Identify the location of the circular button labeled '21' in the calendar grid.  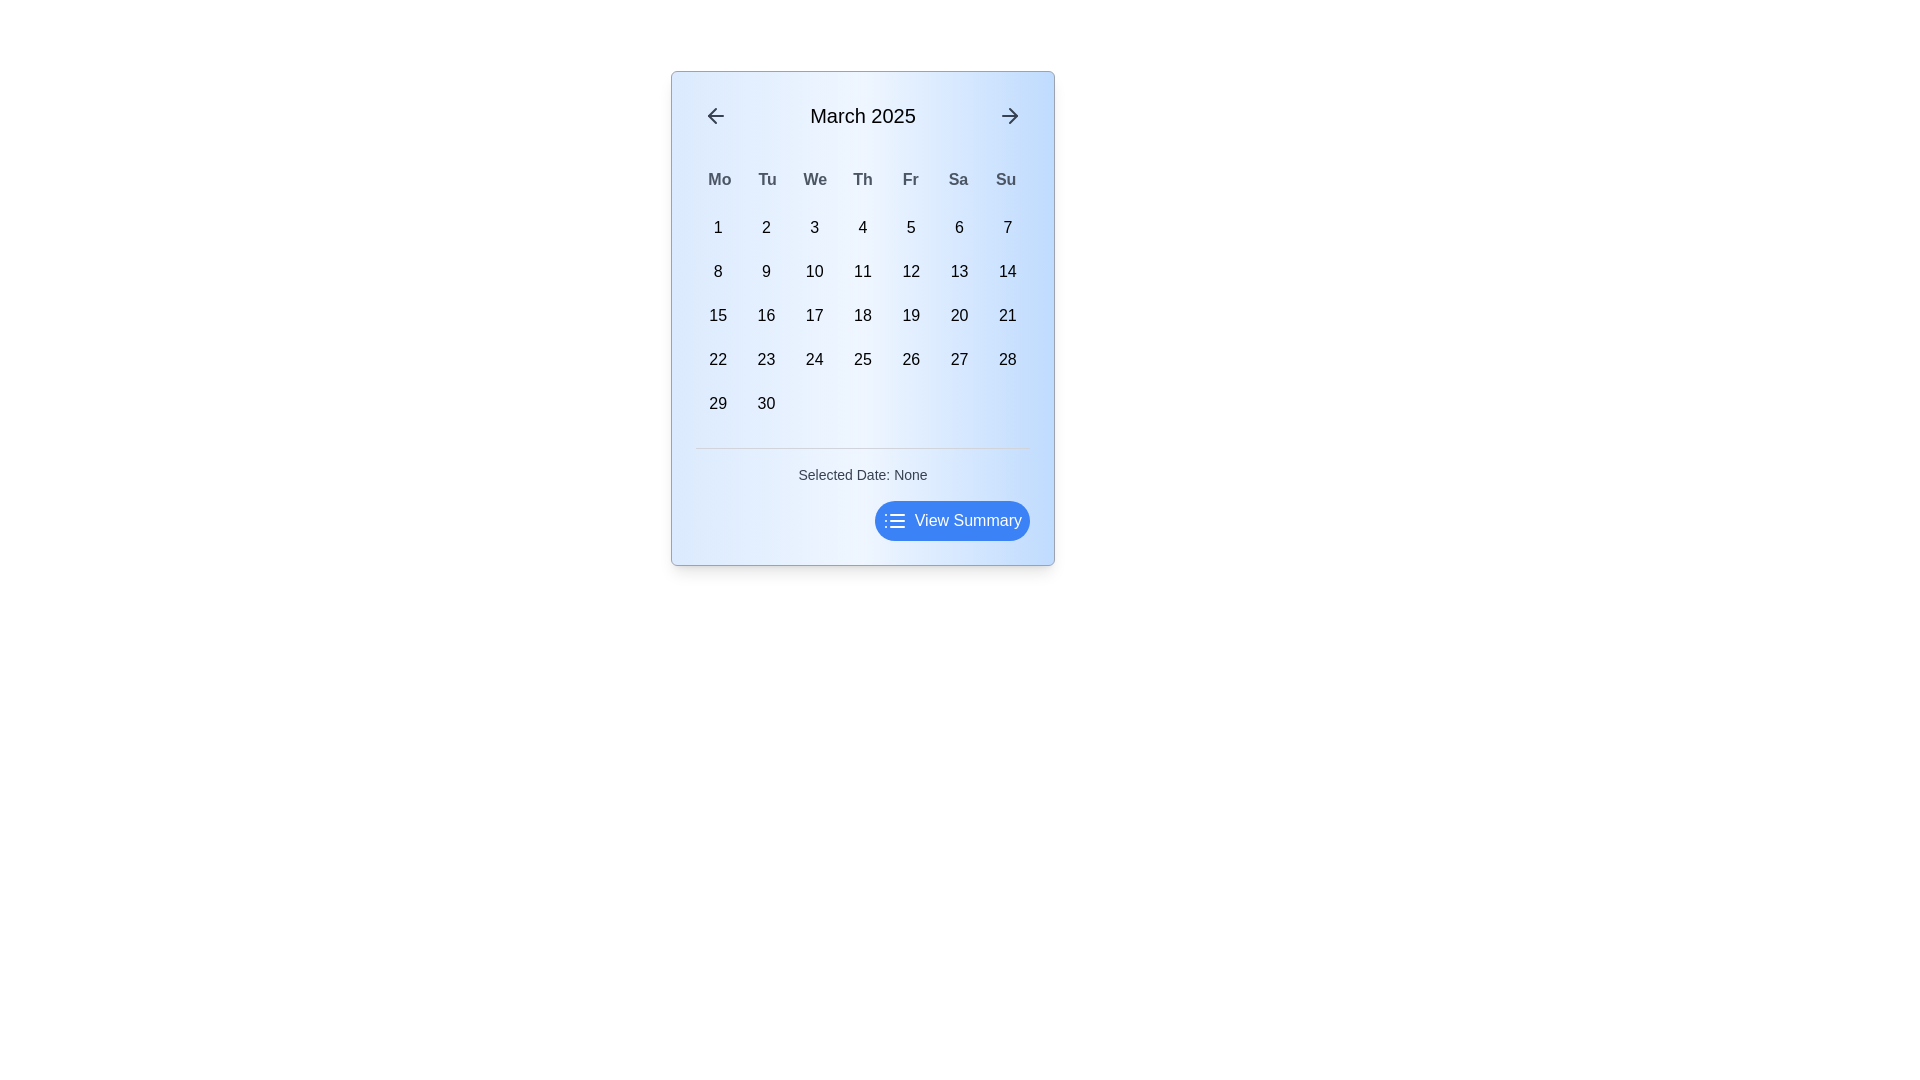
(1007, 315).